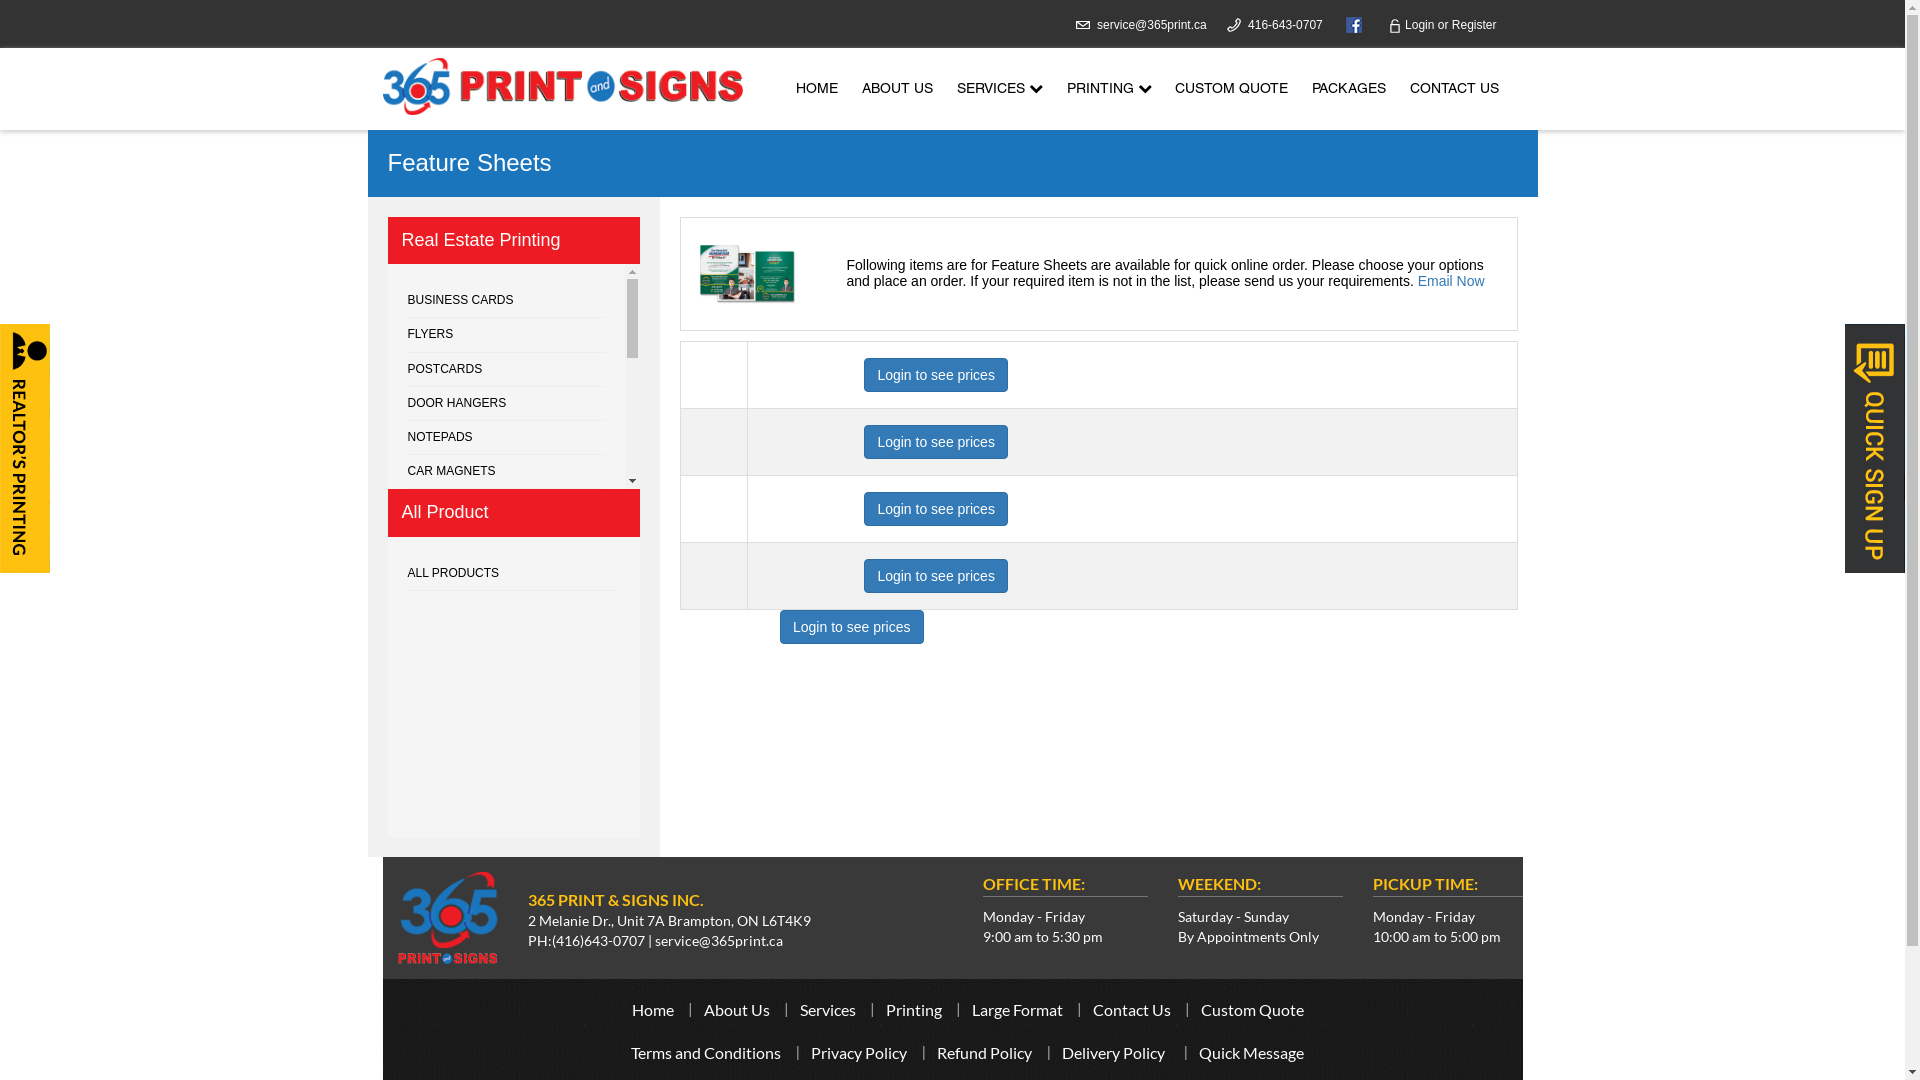 The image size is (1920, 1080). I want to click on 'DOOR HANGERS', so click(507, 404).